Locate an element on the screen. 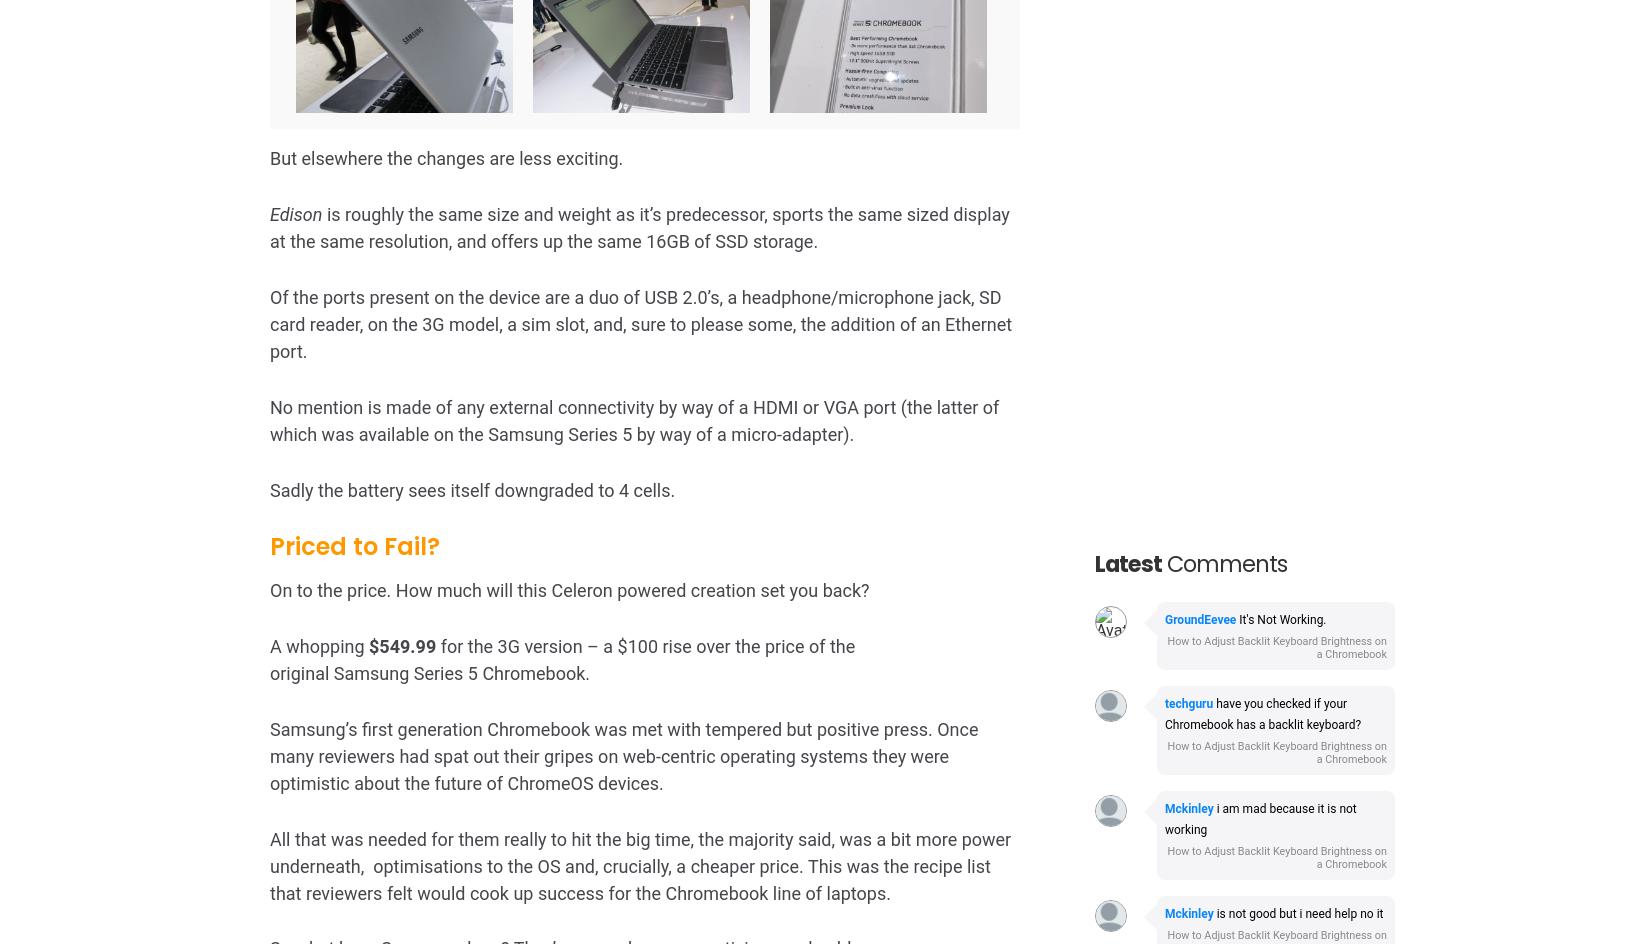 The height and width of the screenshot is (944, 1650). 'Tweet' is located at coordinates (314, 593).